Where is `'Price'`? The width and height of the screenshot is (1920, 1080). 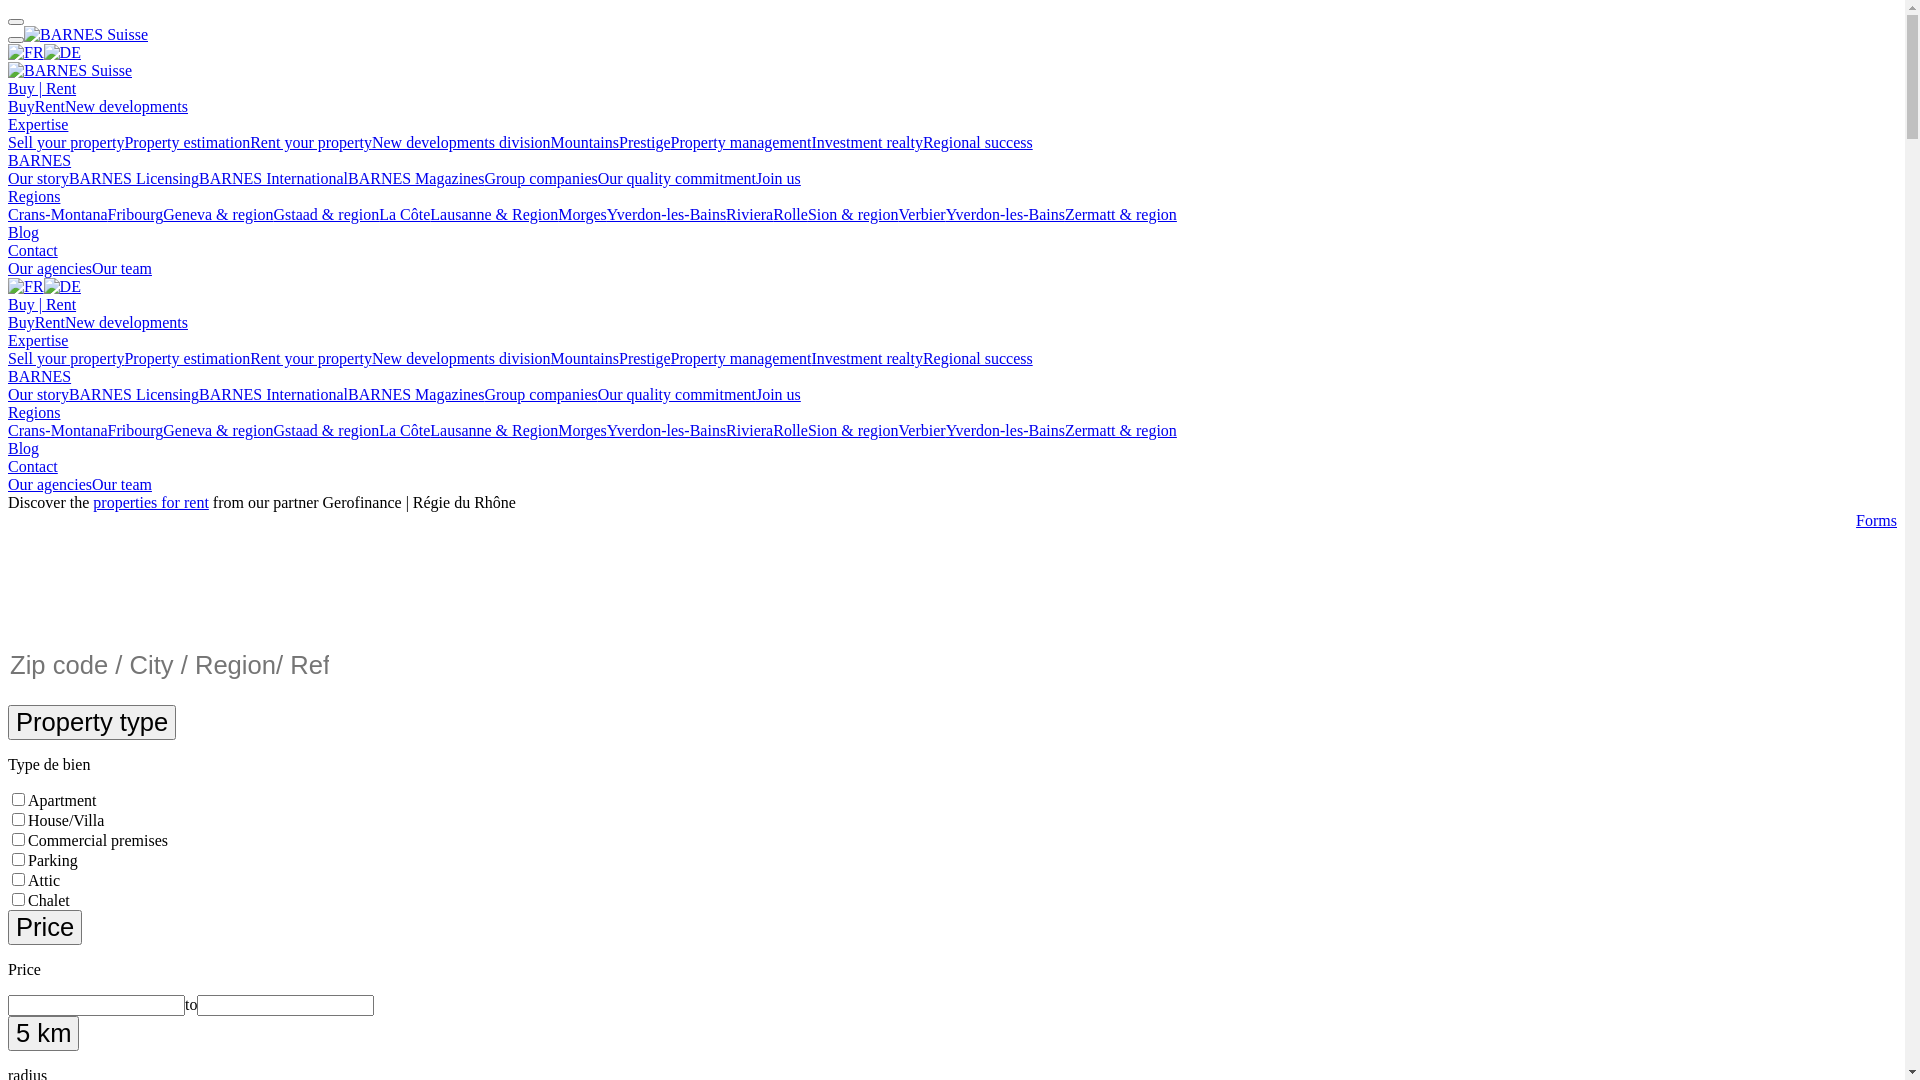
'Price' is located at coordinates (44, 927).